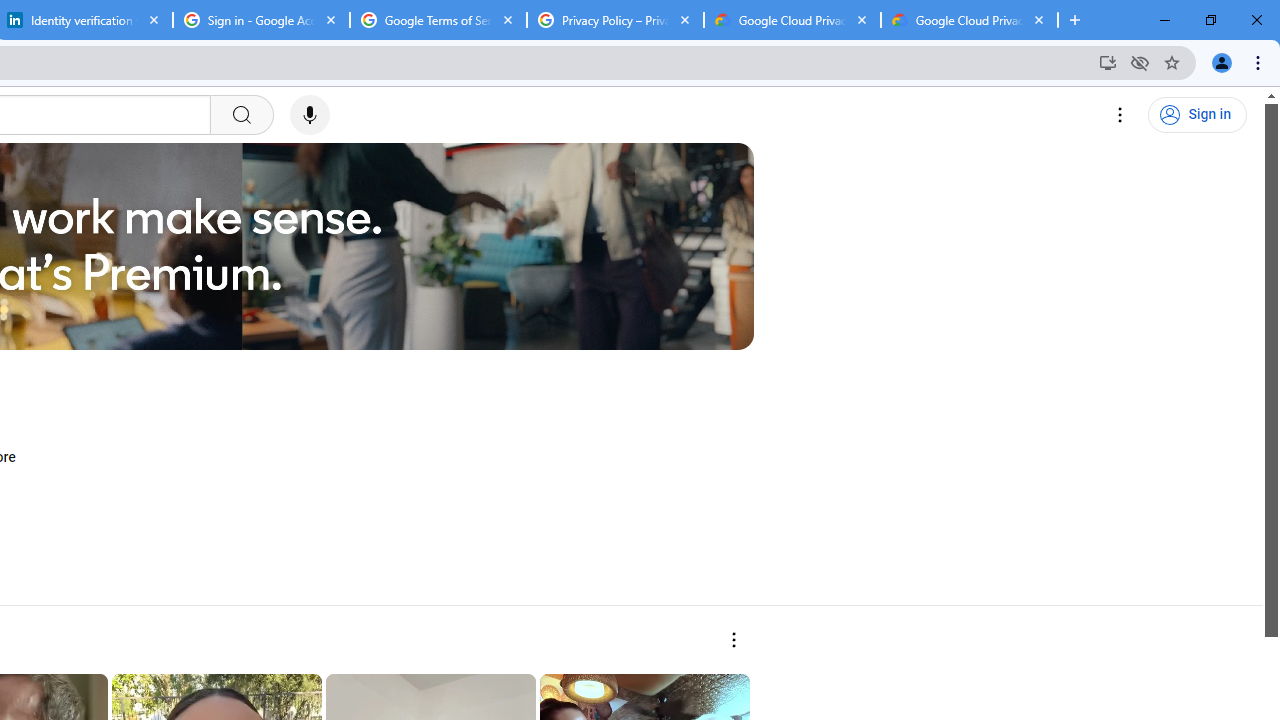  Describe the element at coordinates (791, 20) in the screenshot. I see `'Google Cloud Privacy Notice'` at that location.